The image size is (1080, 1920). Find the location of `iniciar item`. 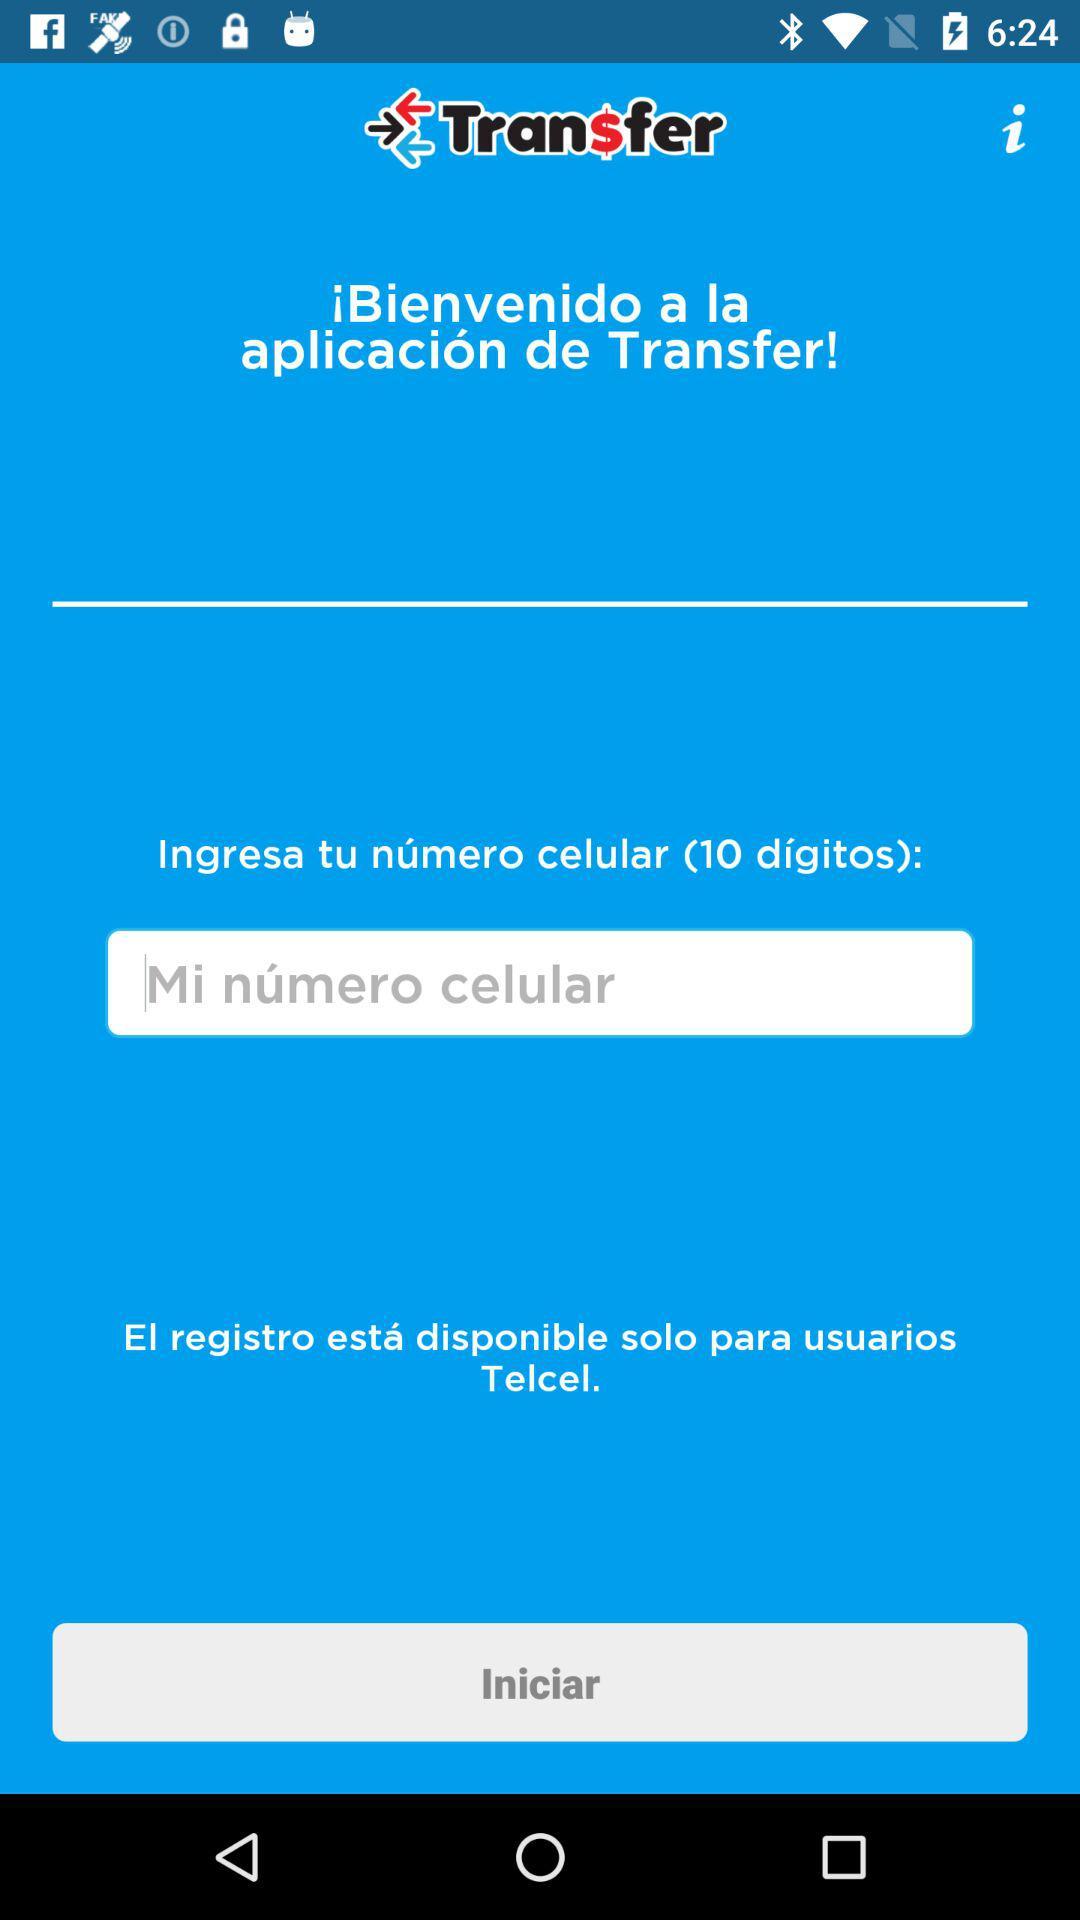

iniciar item is located at coordinates (540, 1681).